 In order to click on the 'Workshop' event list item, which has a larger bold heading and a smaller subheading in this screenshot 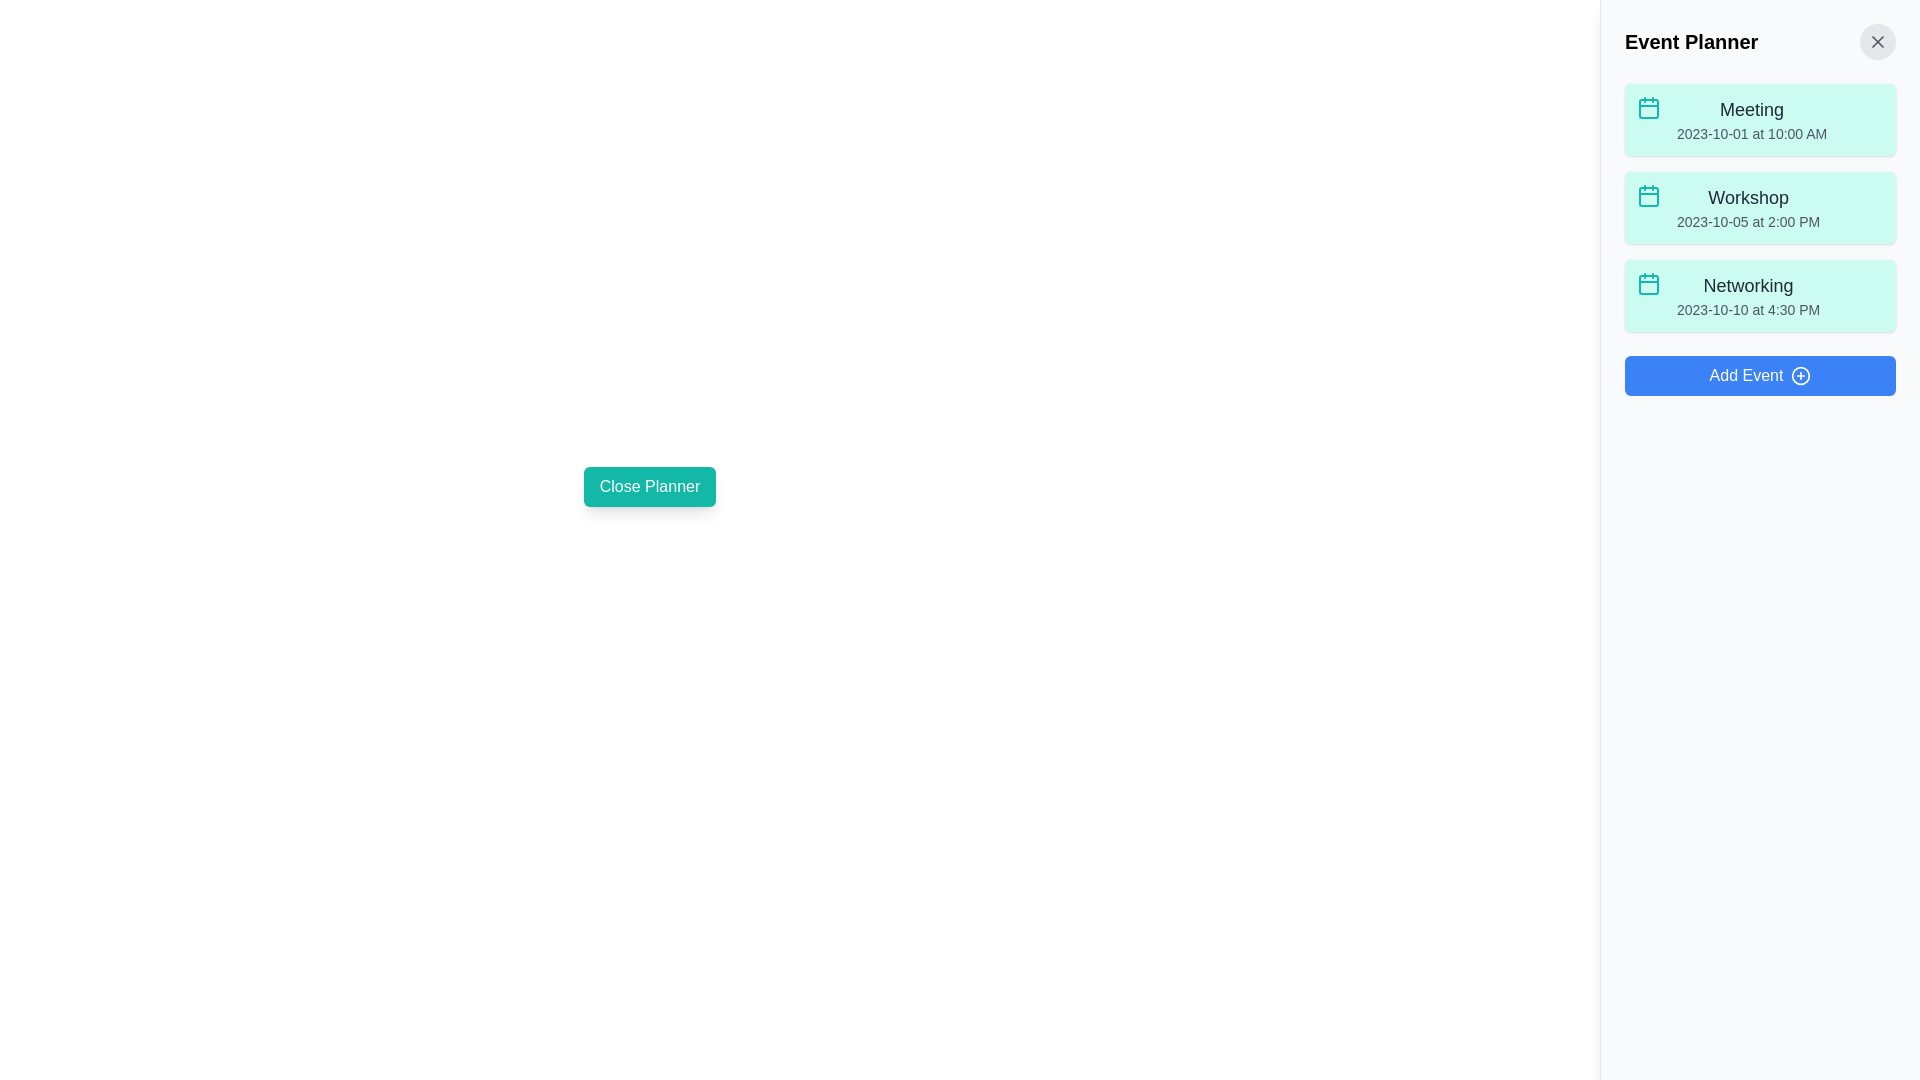, I will do `click(1747, 208)`.